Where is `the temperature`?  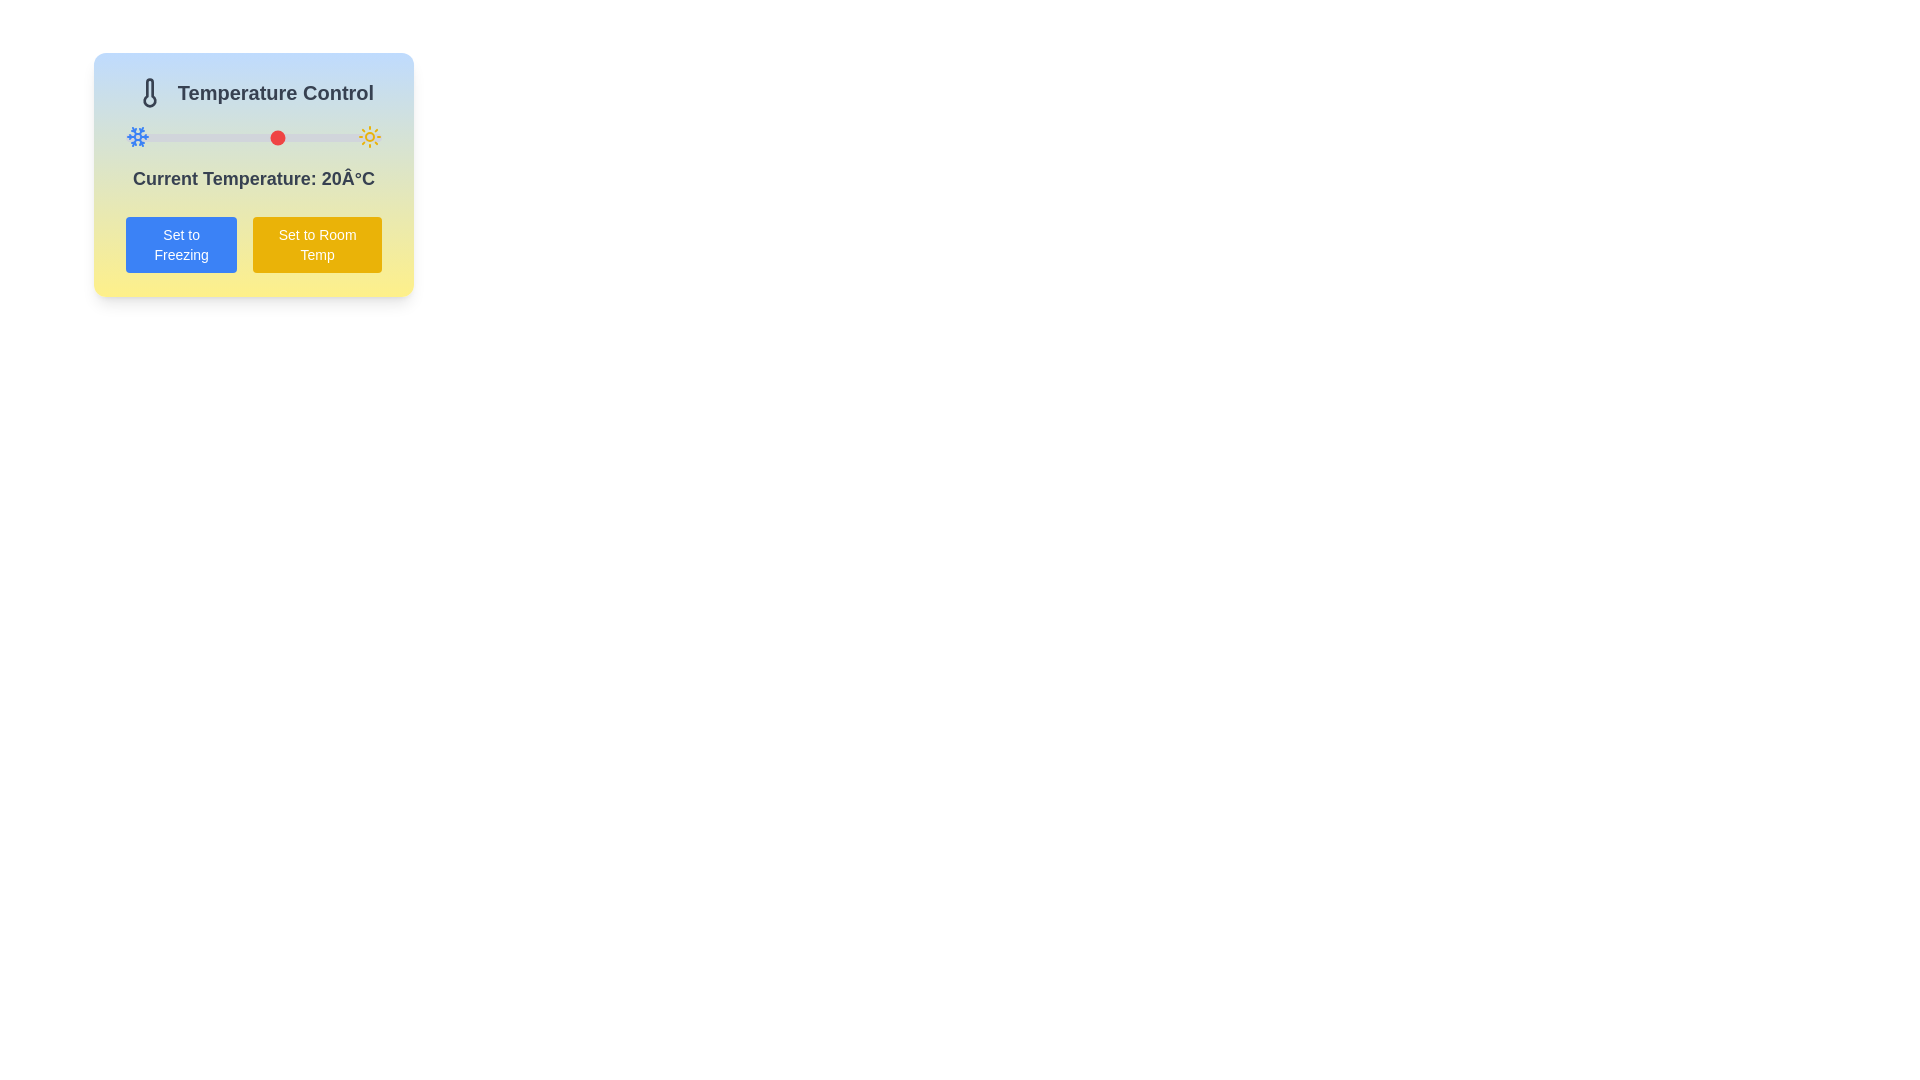 the temperature is located at coordinates (223, 137).